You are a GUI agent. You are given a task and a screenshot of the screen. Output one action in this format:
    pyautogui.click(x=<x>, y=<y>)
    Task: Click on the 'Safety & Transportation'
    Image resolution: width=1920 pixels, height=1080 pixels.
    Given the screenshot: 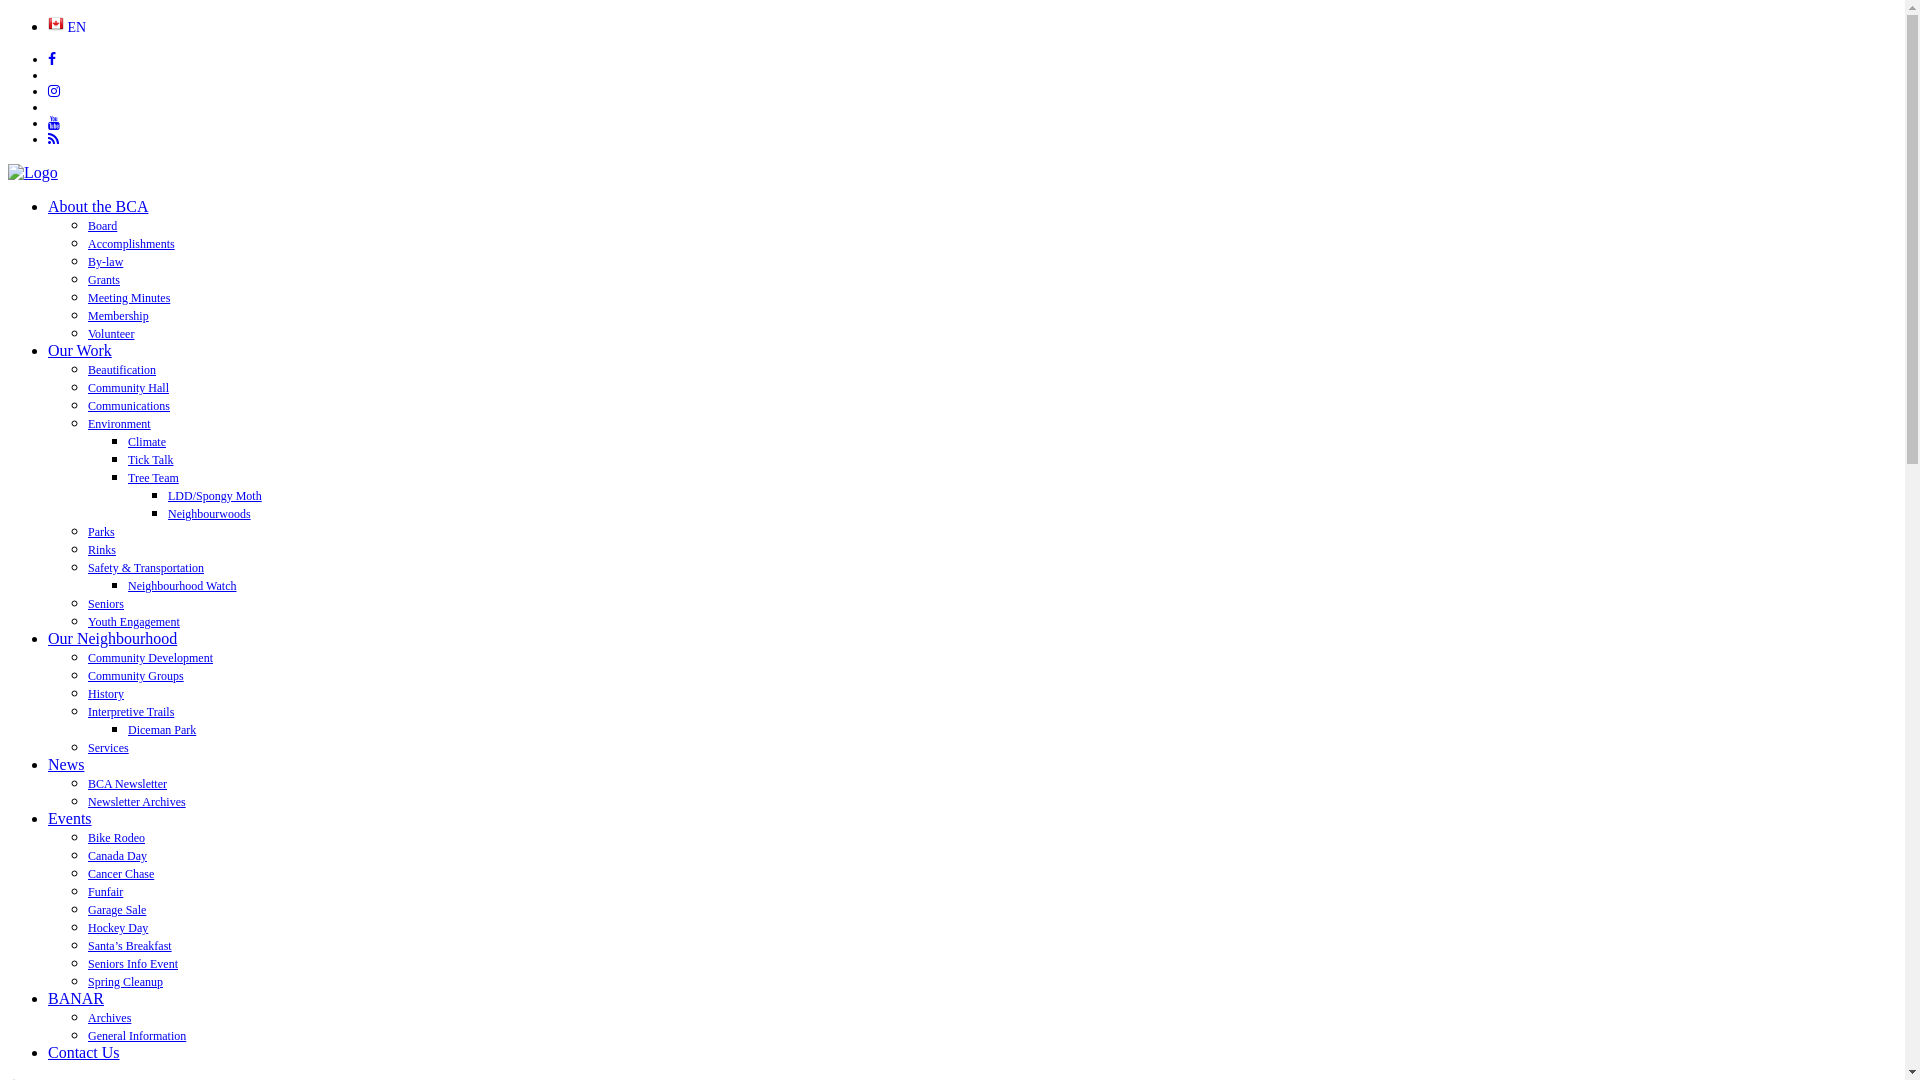 What is the action you would take?
    pyautogui.click(x=144, y=567)
    